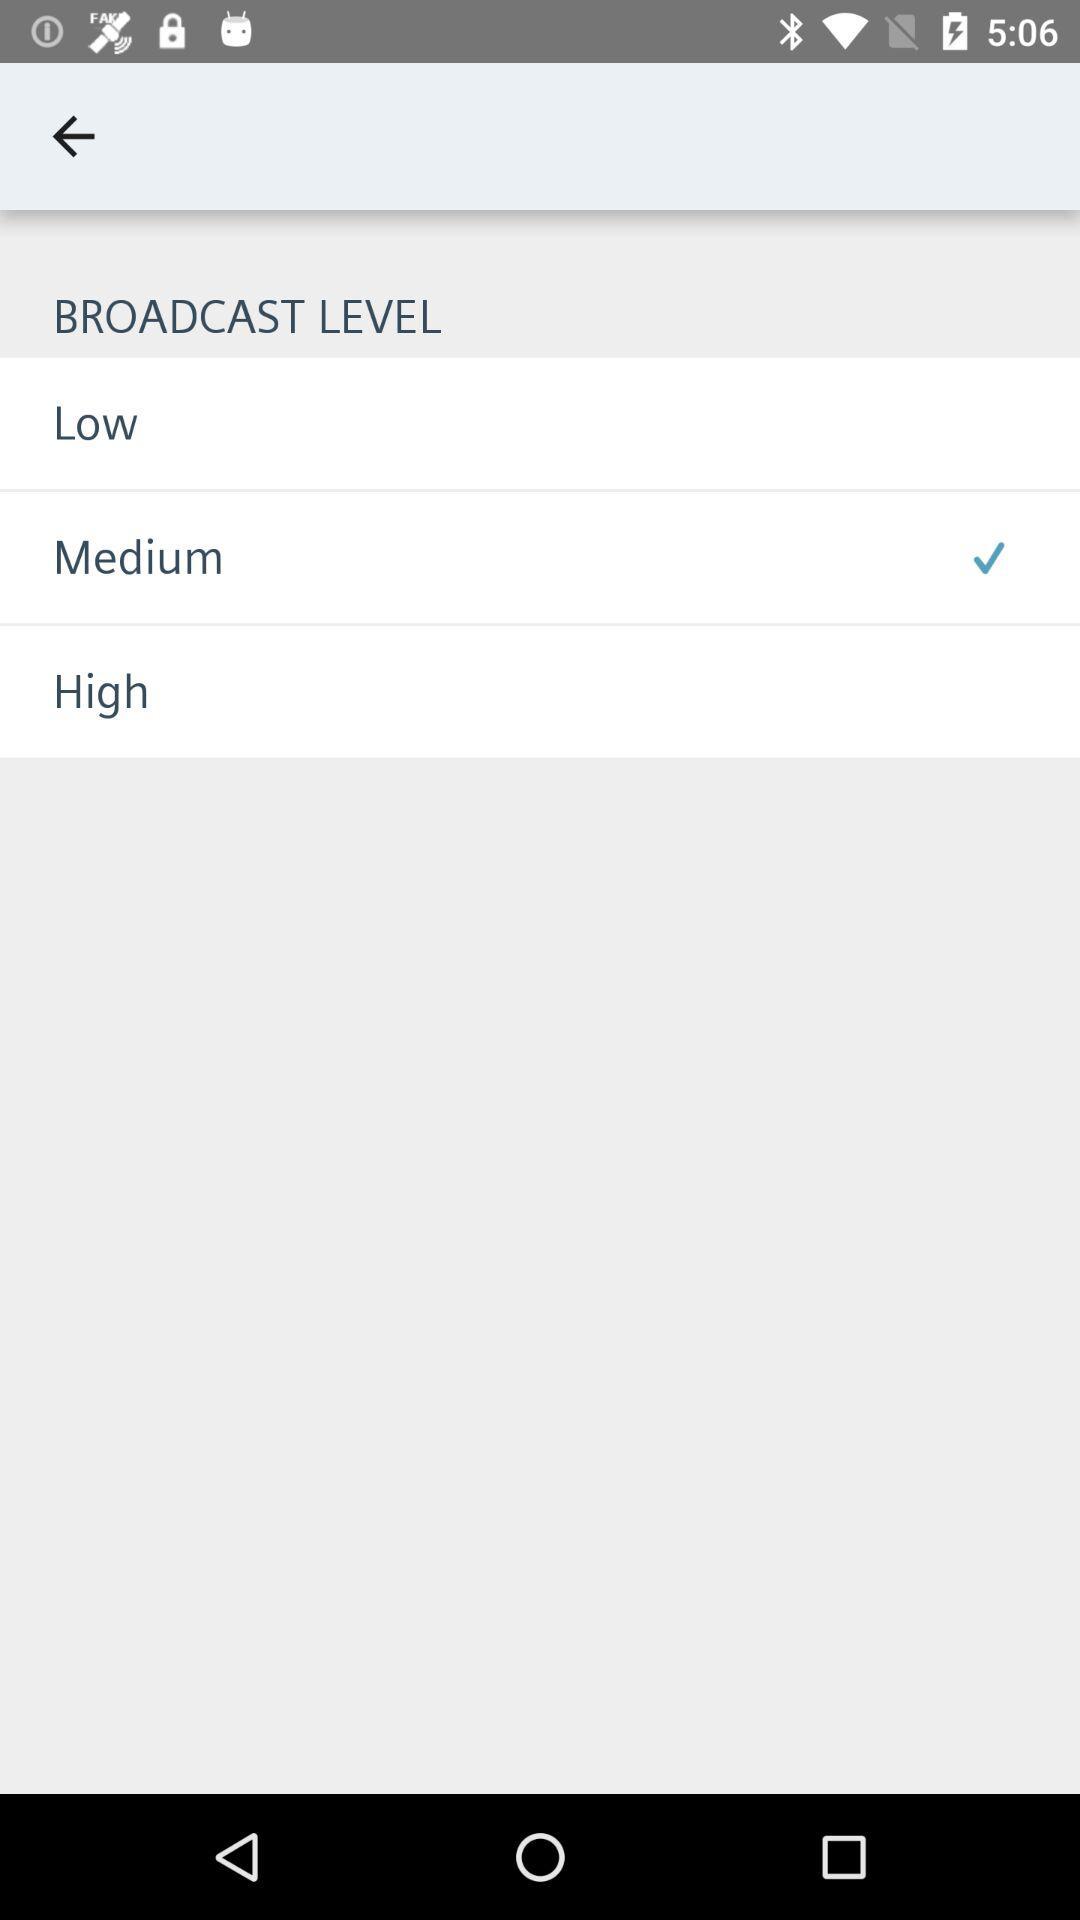  What do you see at coordinates (68, 422) in the screenshot?
I see `low item` at bounding box center [68, 422].